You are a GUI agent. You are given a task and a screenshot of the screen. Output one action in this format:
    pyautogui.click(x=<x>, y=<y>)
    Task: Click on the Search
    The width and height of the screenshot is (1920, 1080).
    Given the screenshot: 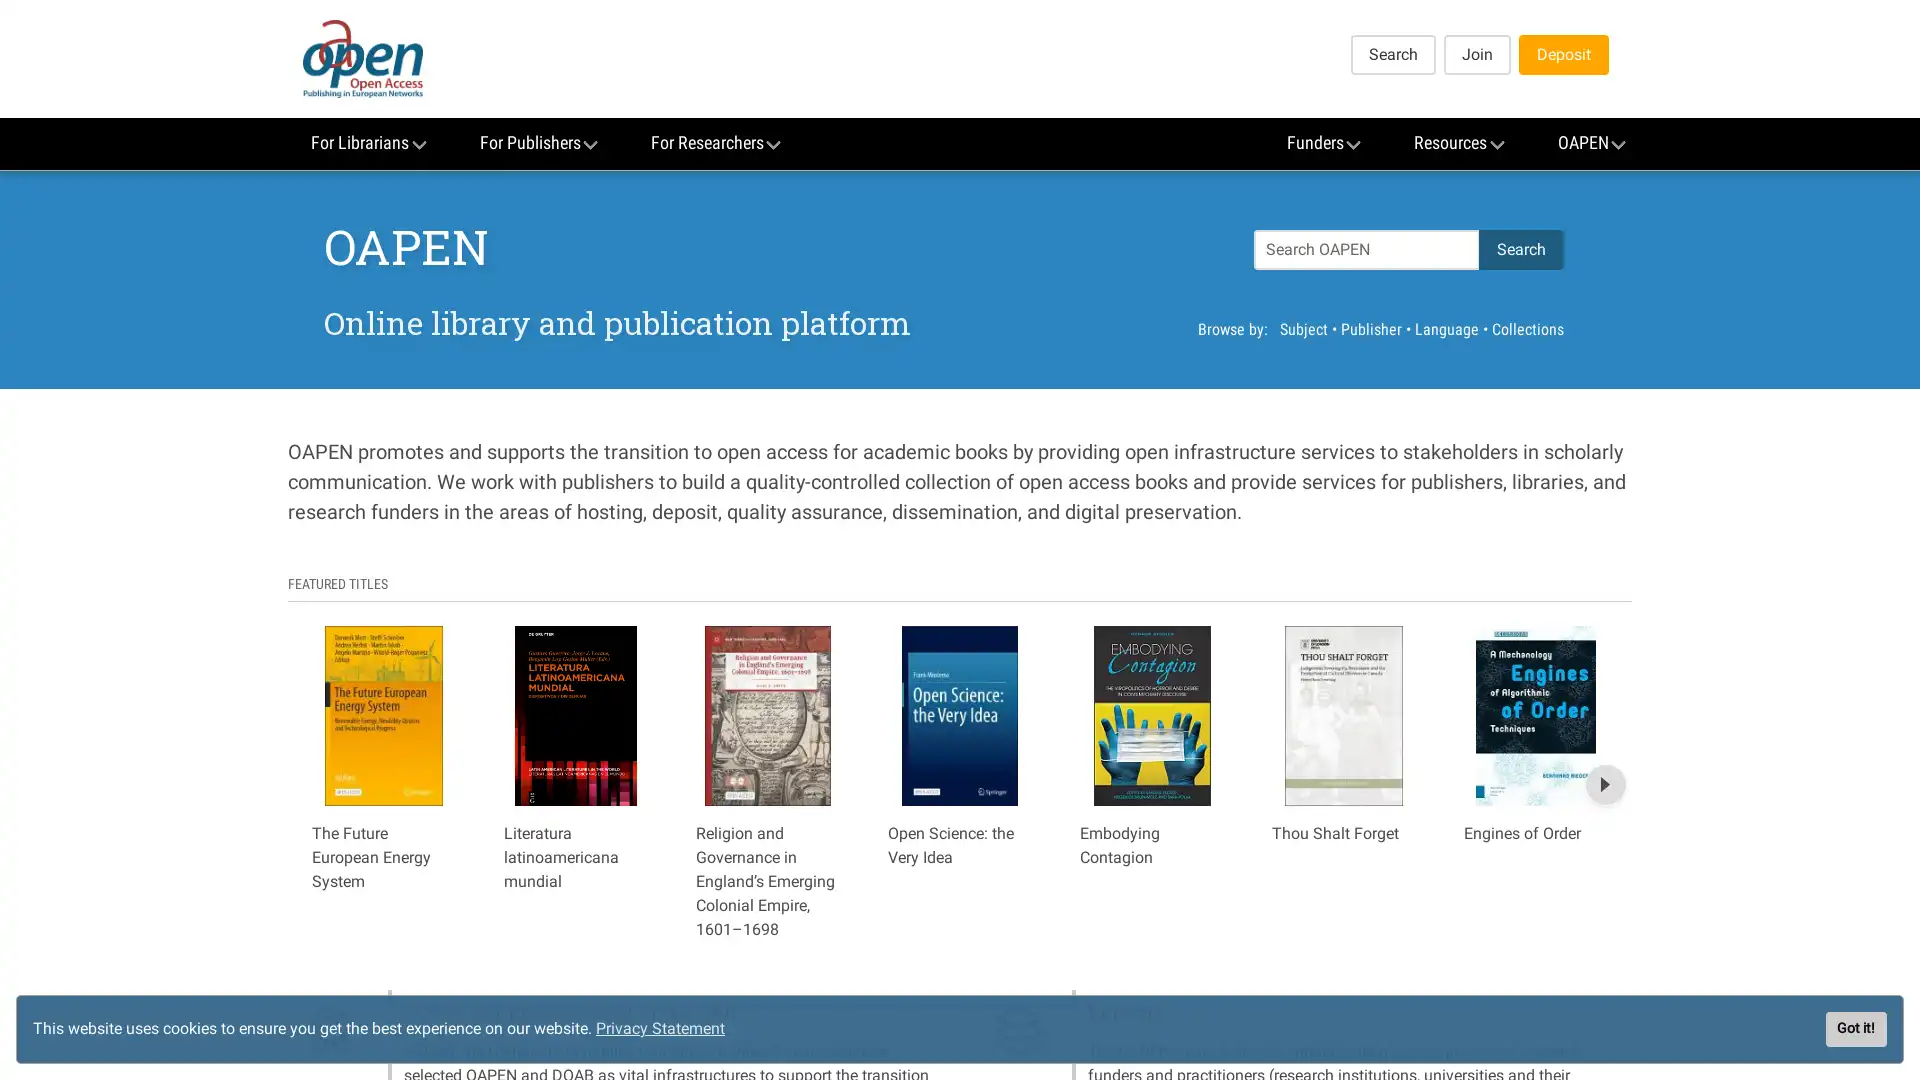 What is the action you would take?
    pyautogui.click(x=1520, y=248)
    